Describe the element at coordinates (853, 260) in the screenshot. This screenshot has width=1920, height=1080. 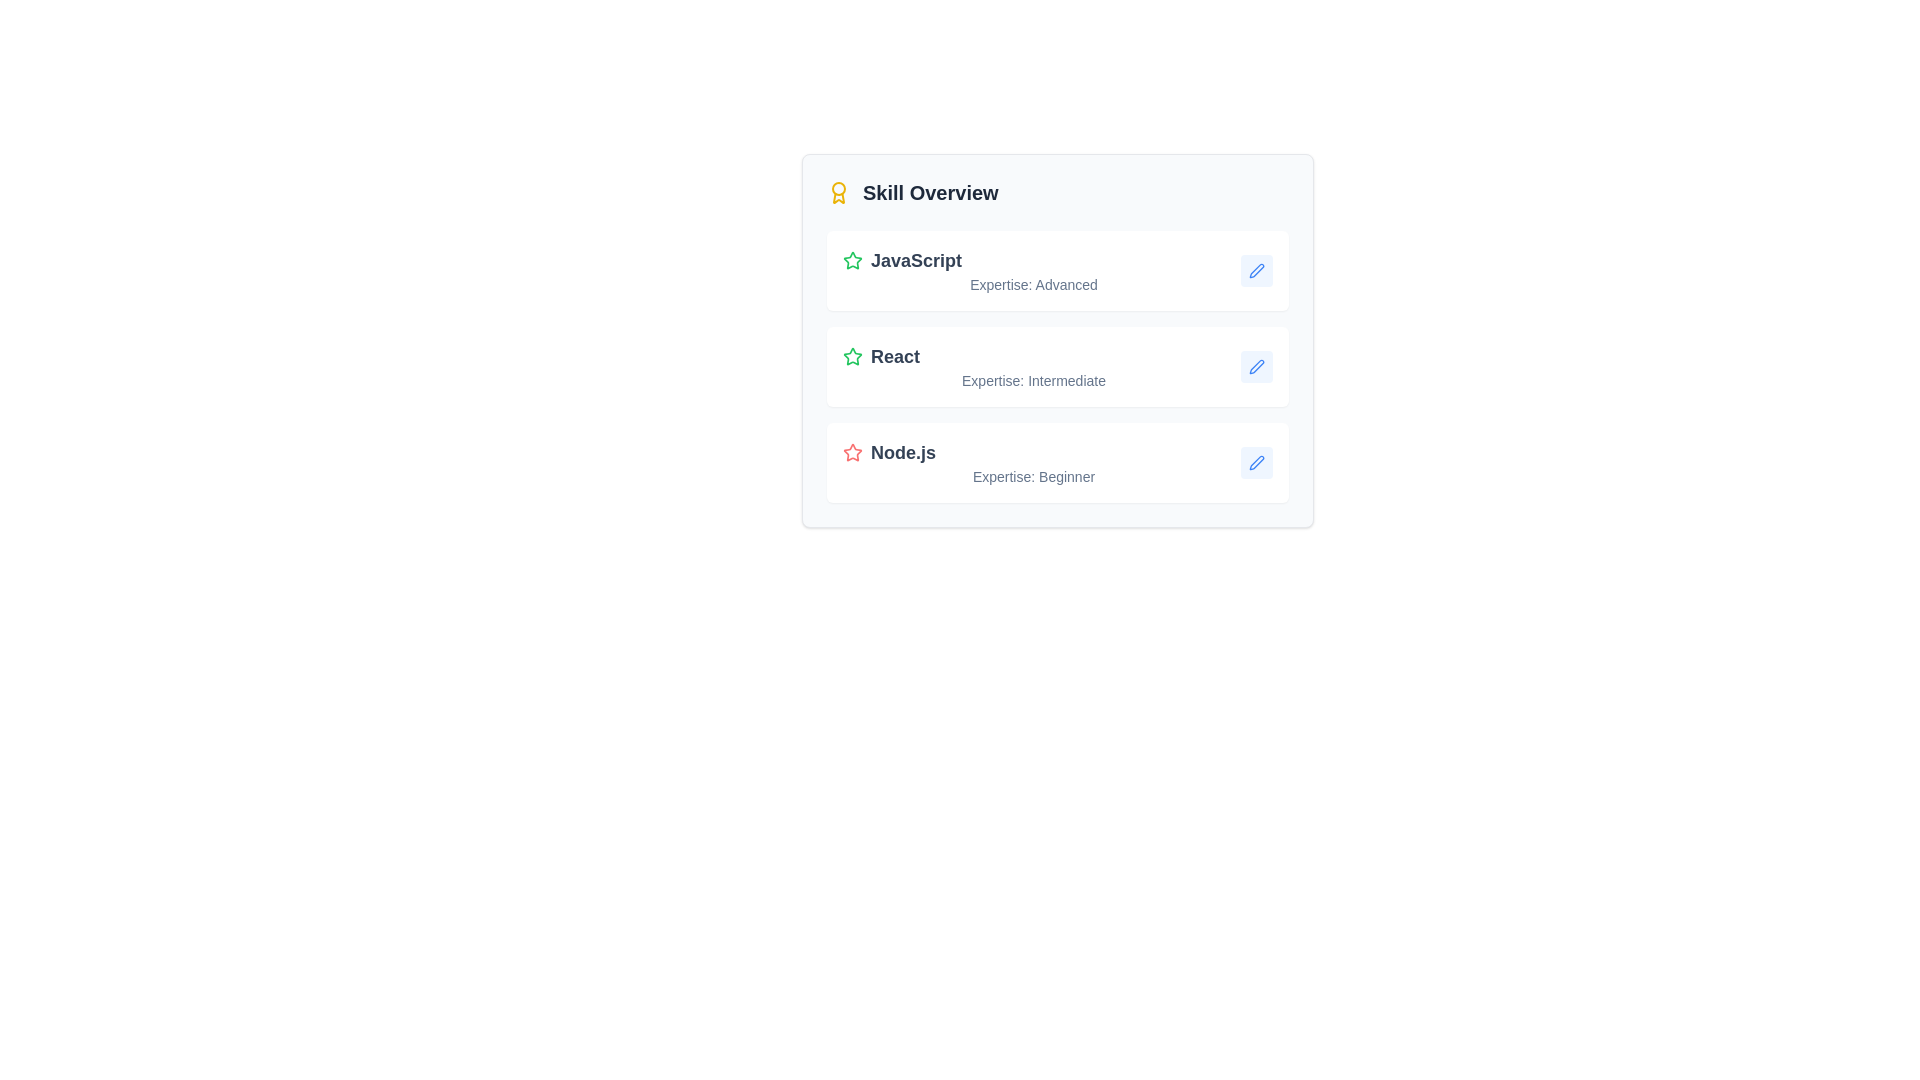
I see `the vibrant green star-shaped icon located to the left of the 'JavaScript' text in the 'Skill Overview' section` at that location.